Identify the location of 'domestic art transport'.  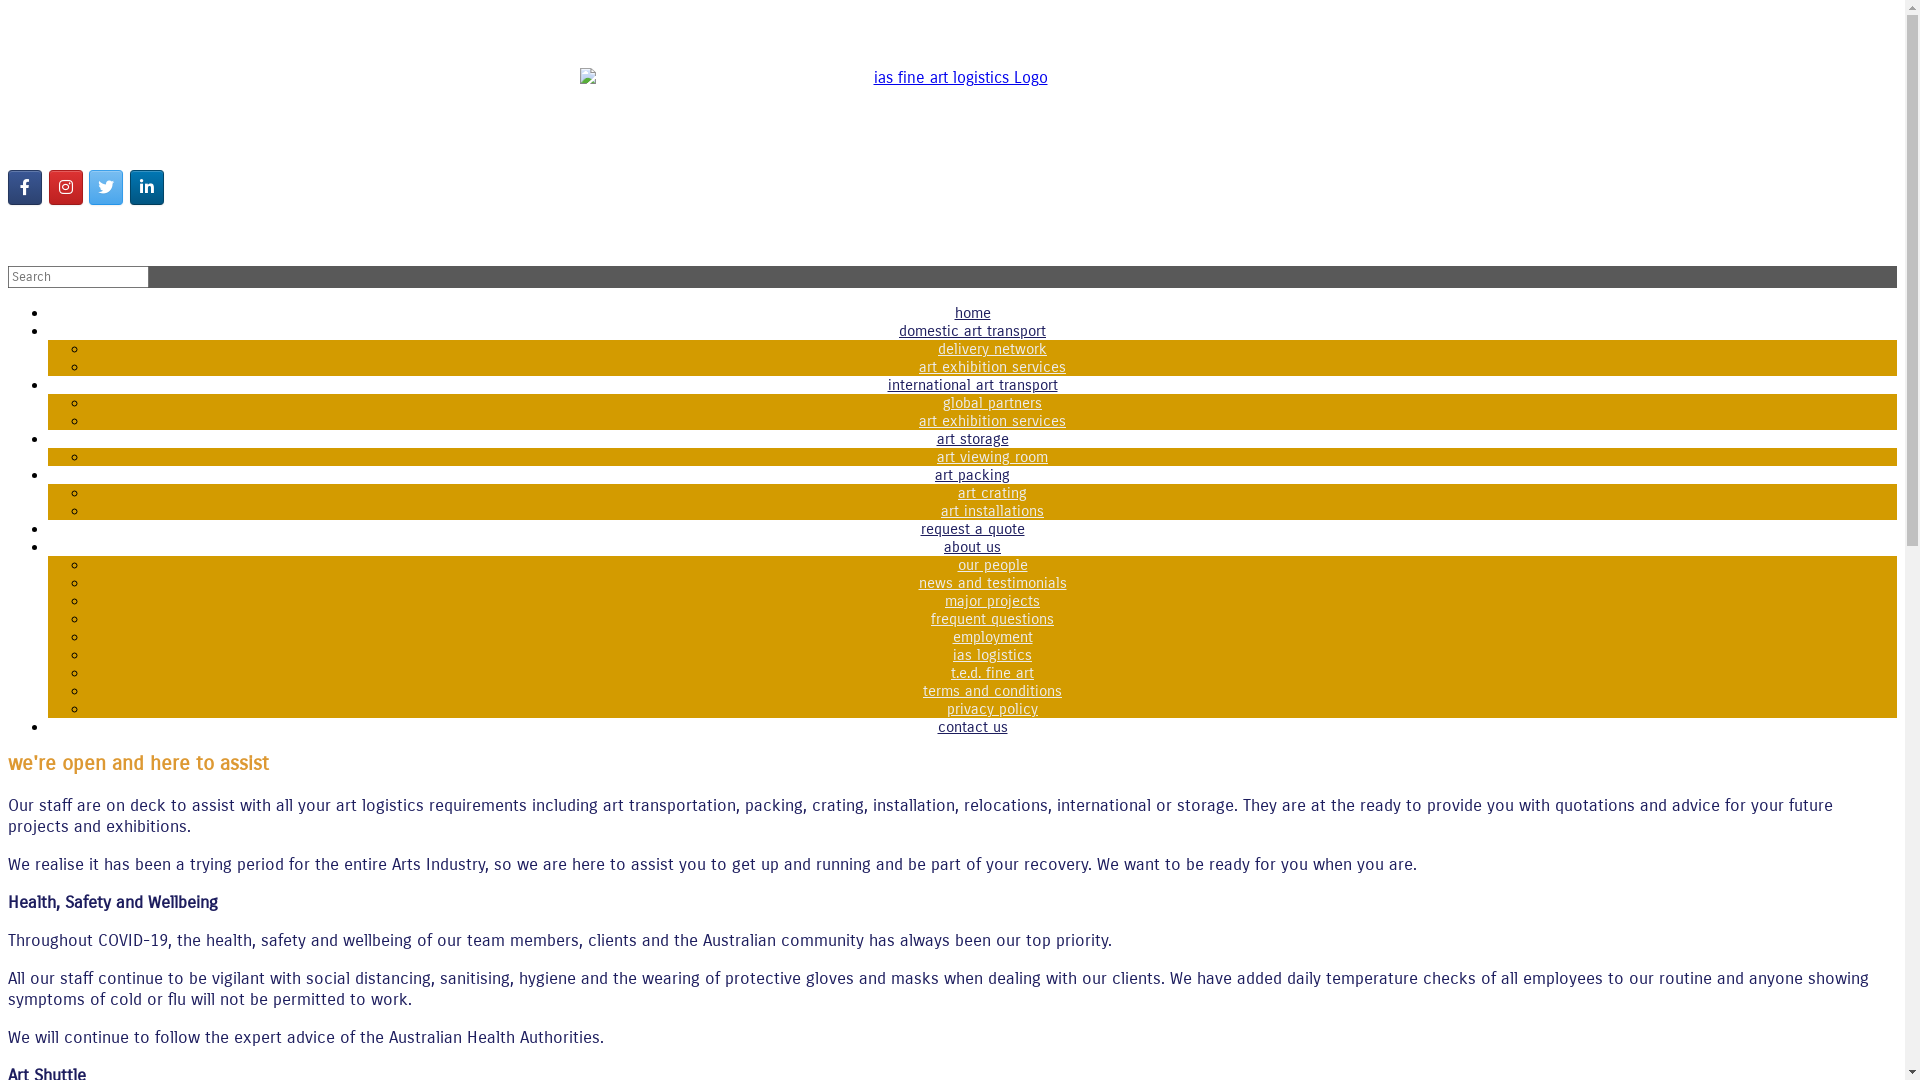
(972, 330).